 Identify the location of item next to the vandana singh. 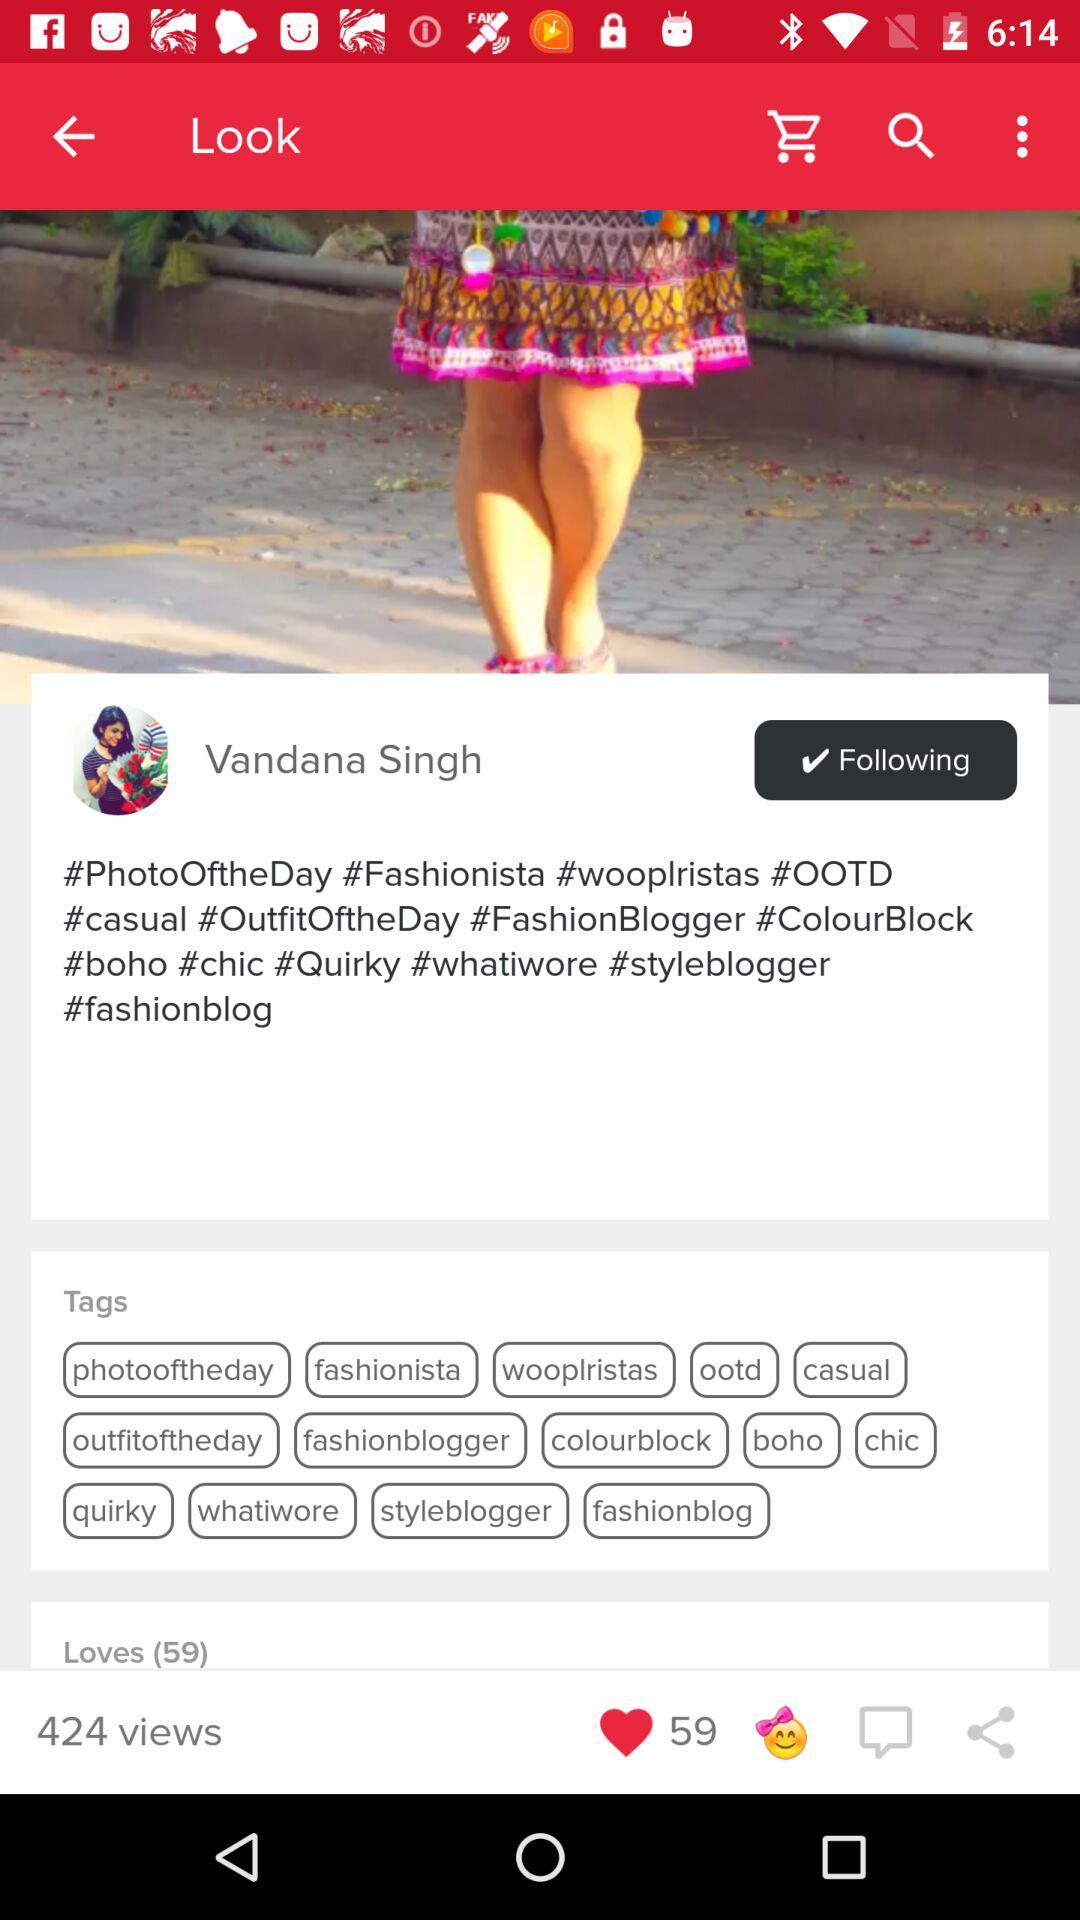
(884, 759).